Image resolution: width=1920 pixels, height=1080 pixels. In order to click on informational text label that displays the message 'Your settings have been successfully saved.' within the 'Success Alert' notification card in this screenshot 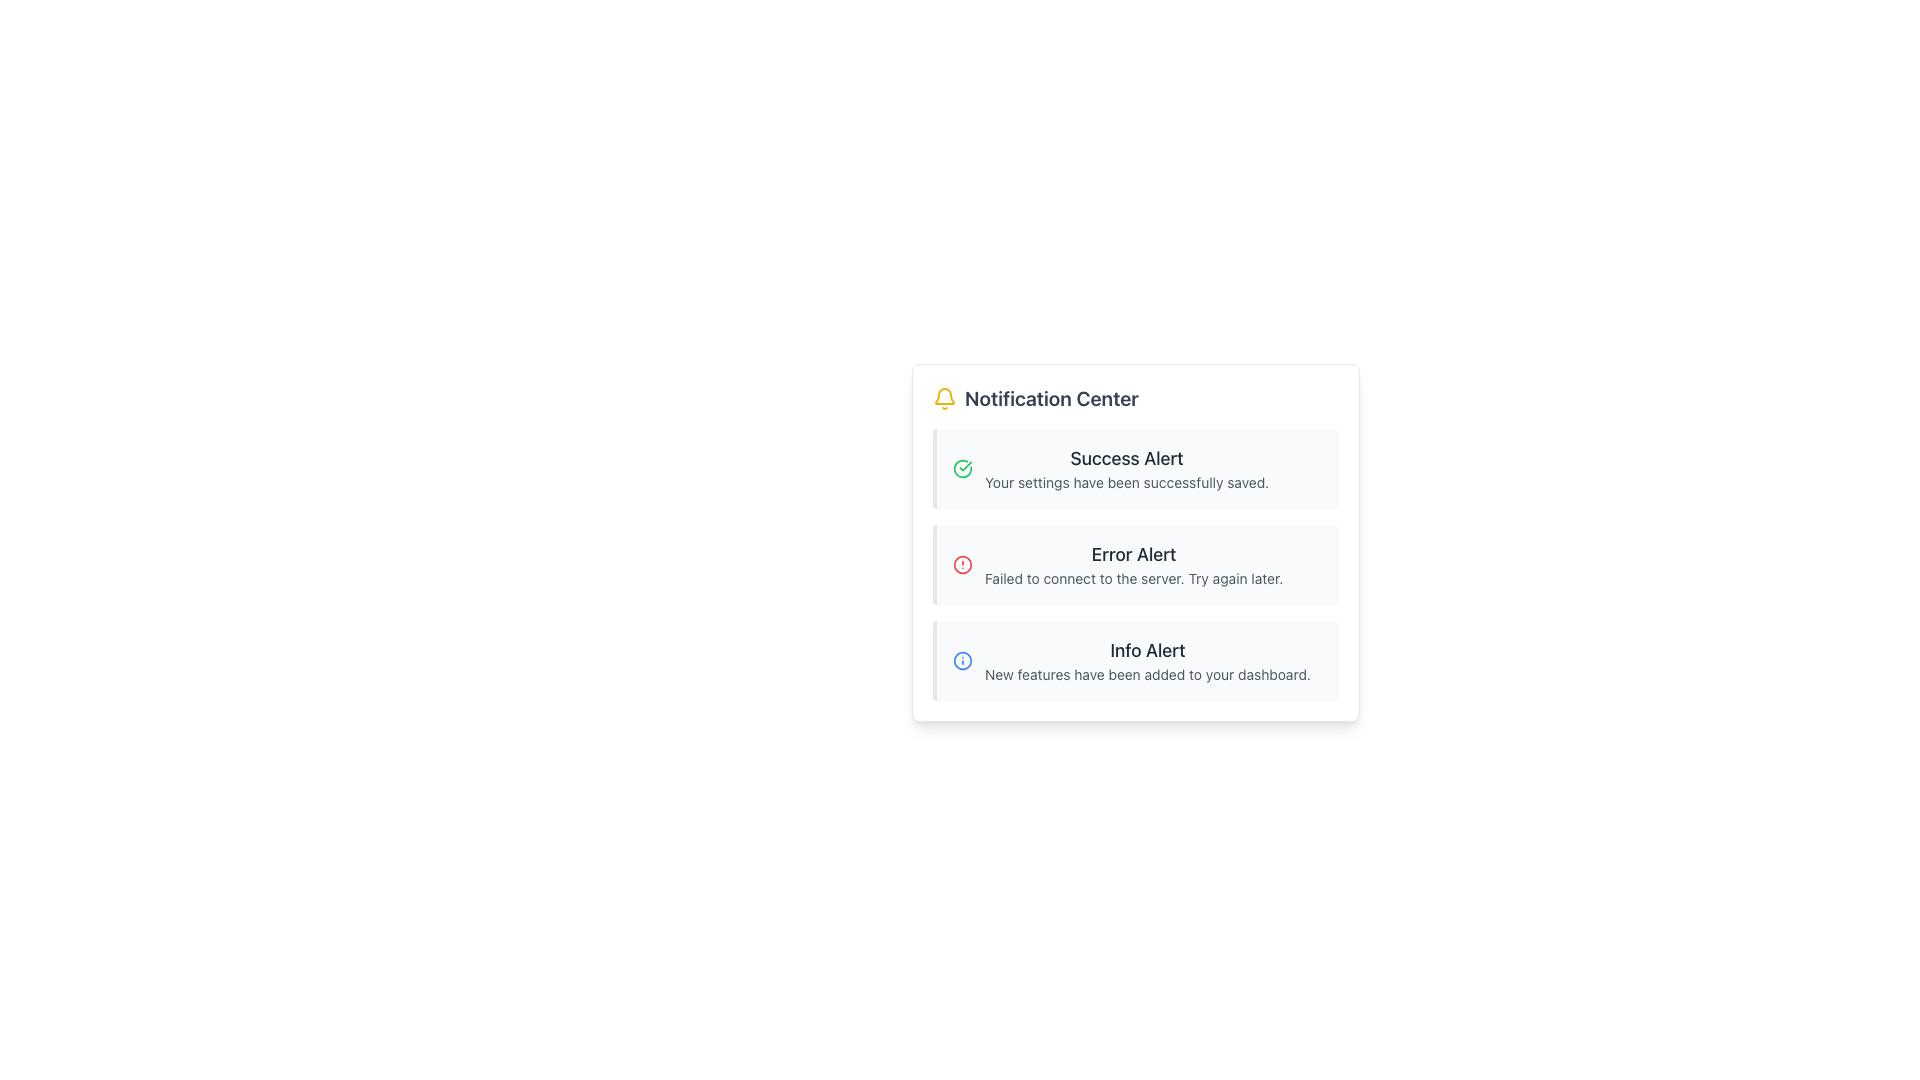, I will do `click(1127, 482)`.